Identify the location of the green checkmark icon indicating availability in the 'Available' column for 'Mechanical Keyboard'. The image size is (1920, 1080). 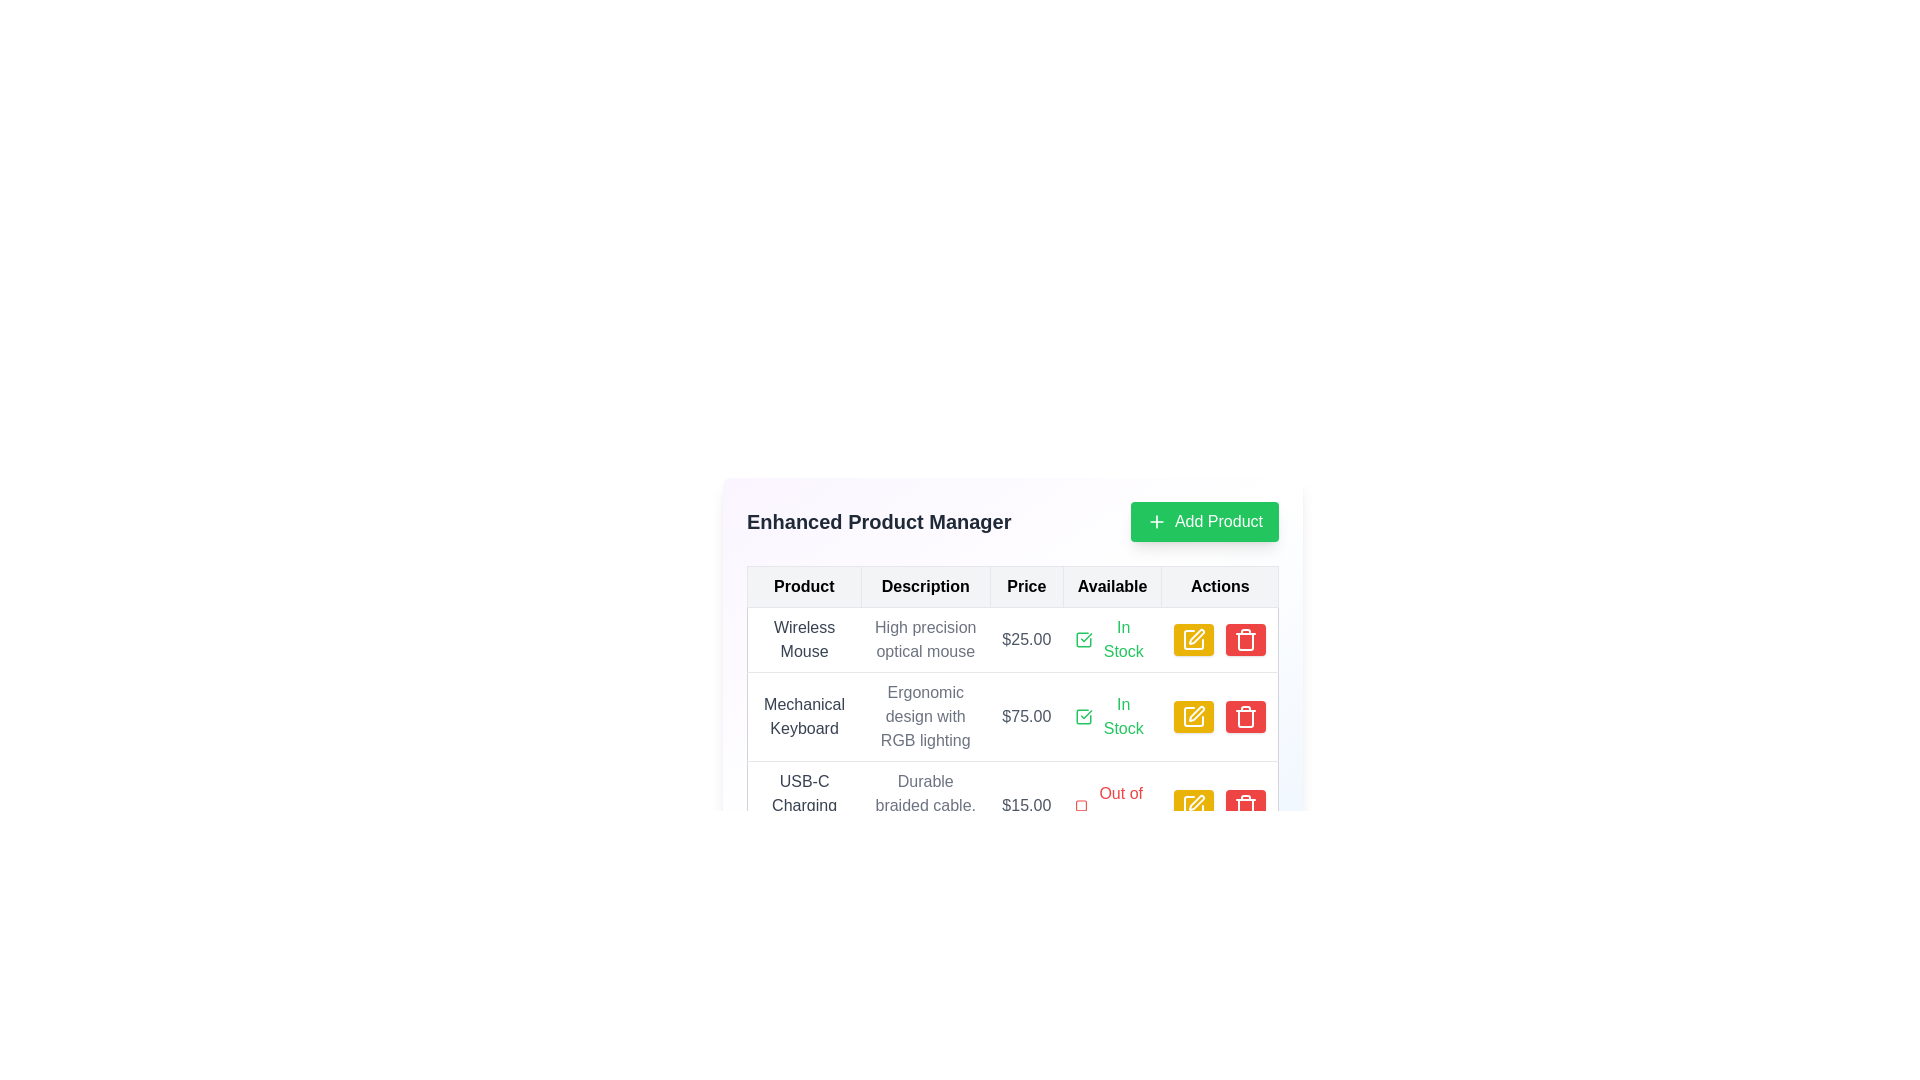
(1083, 716).